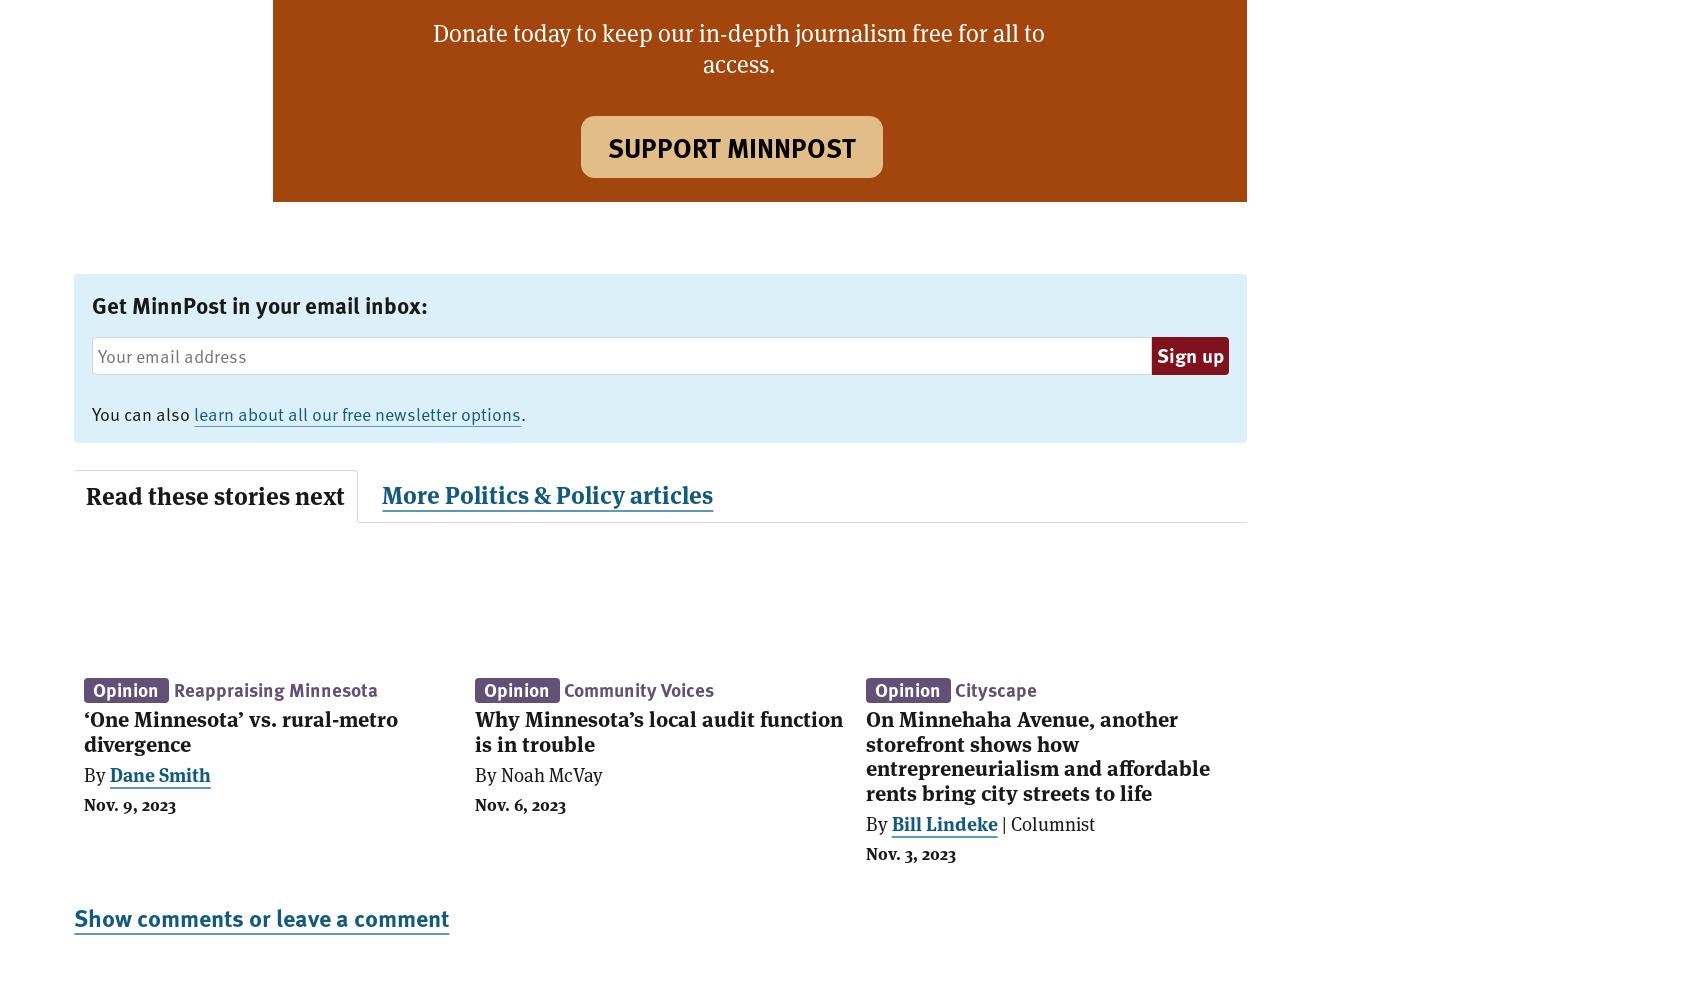 This screenshot has width=1700, height=996. I want to click on 'Cityscape', so click(995, 689).